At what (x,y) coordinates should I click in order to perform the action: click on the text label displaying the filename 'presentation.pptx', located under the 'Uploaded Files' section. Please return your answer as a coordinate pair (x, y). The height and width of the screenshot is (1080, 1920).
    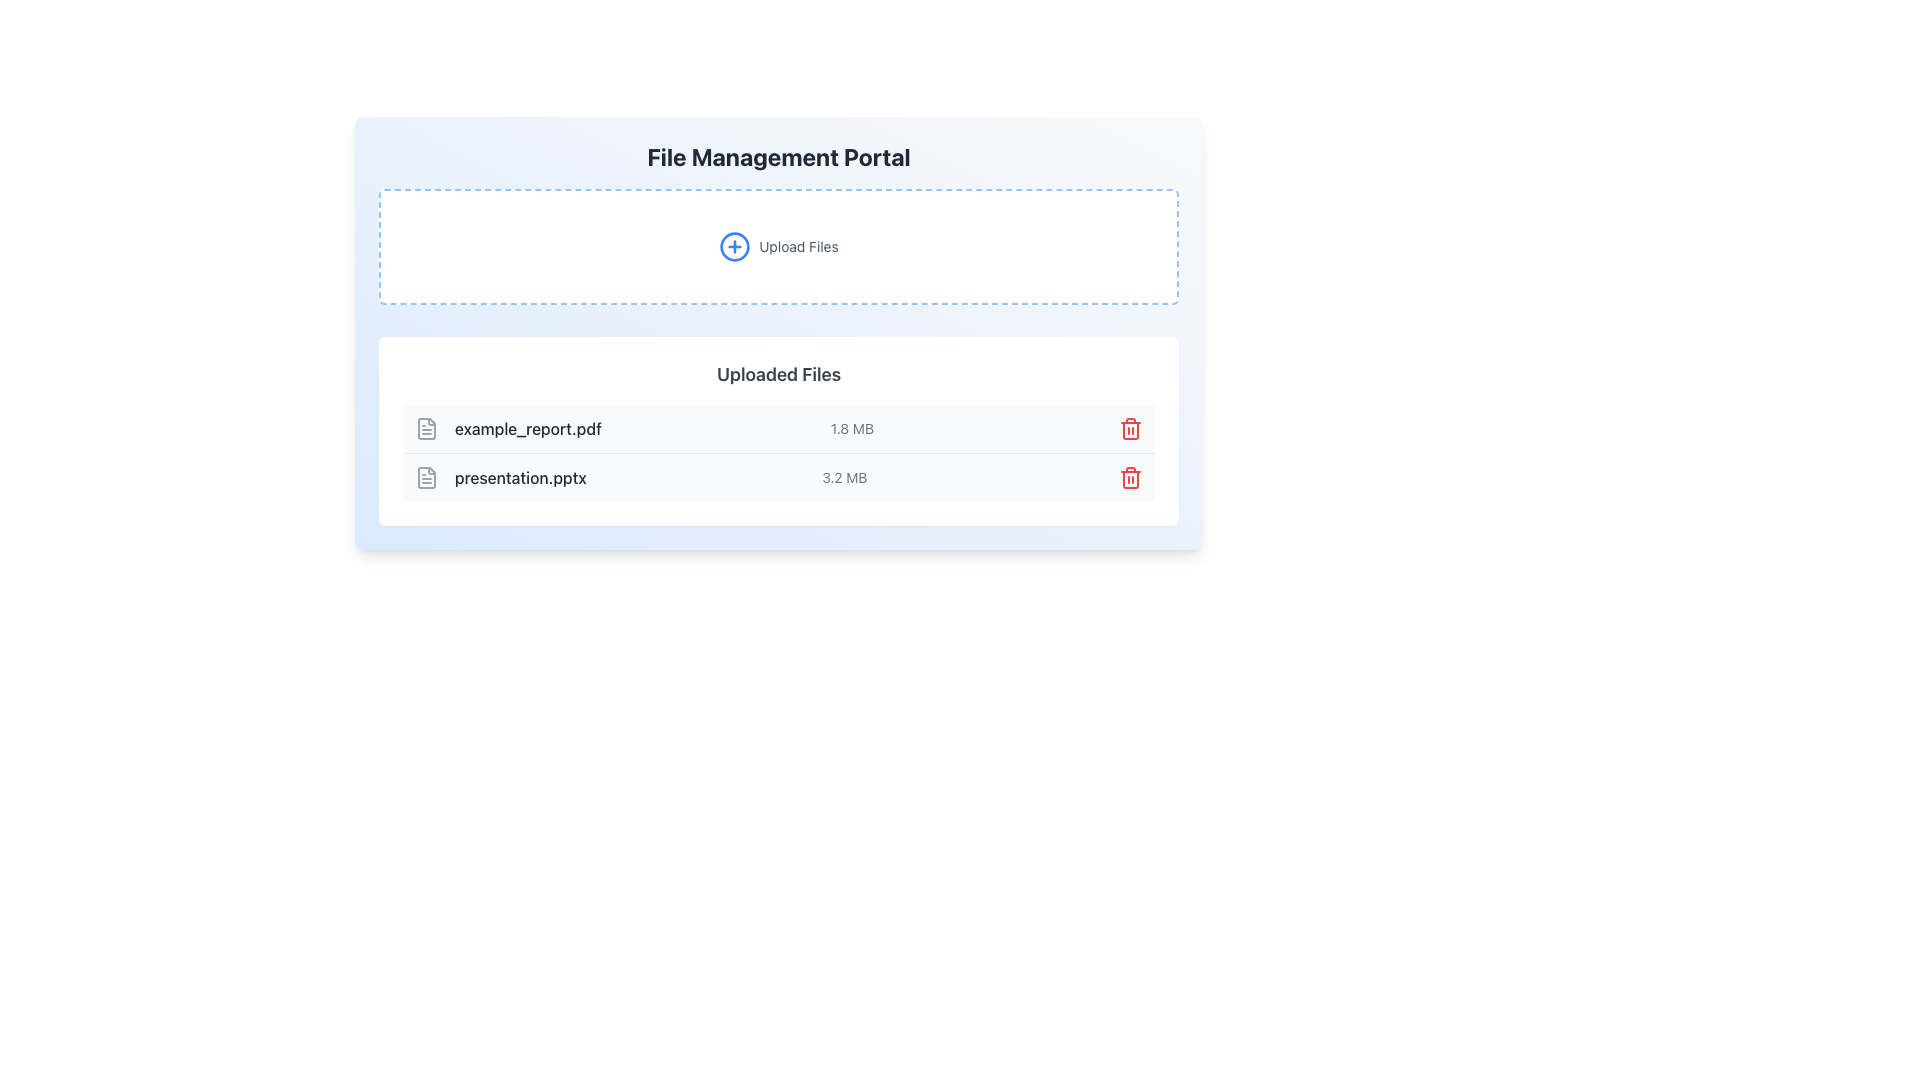
    Looking at the image, I should click on (500, 478).